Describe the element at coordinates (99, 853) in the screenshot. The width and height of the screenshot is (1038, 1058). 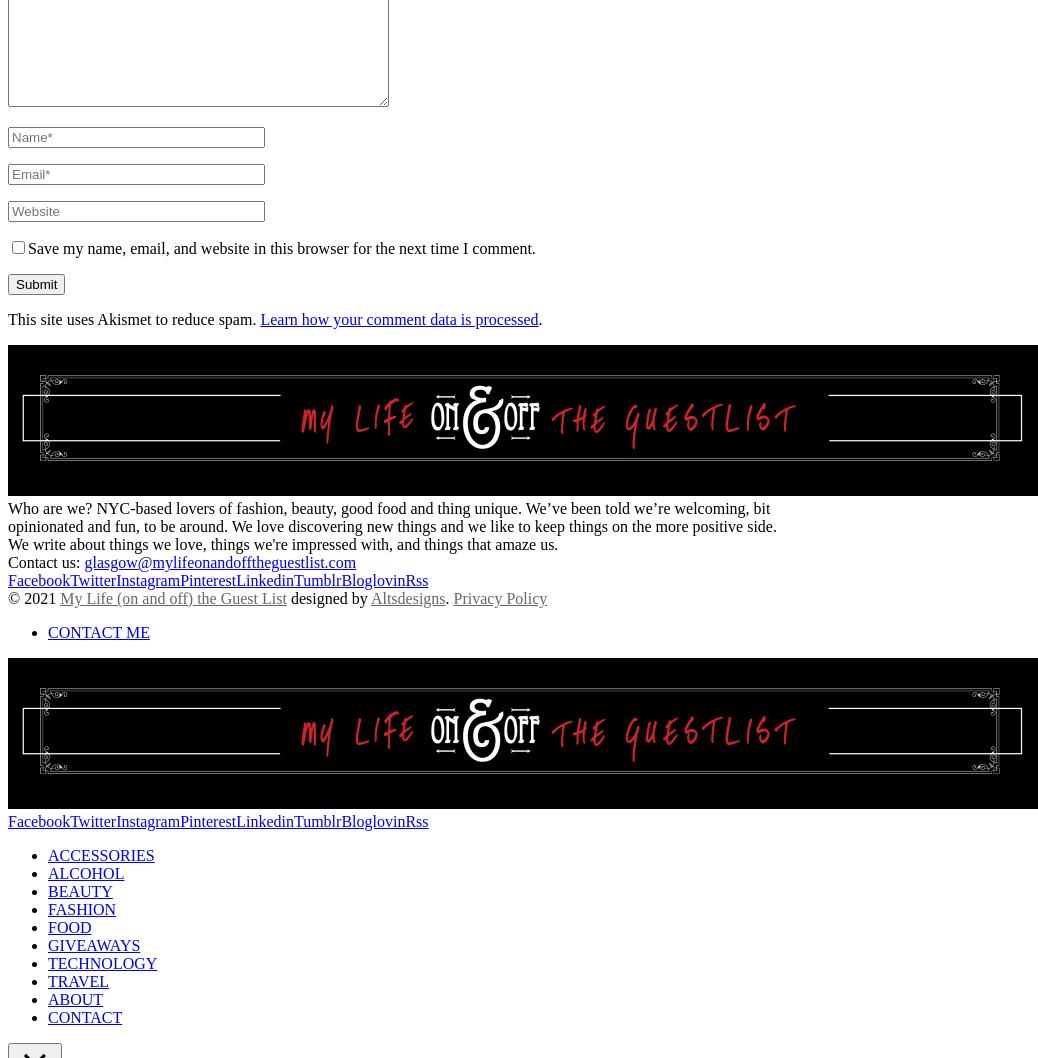
I see `'ACCESSORIES'` at that location.